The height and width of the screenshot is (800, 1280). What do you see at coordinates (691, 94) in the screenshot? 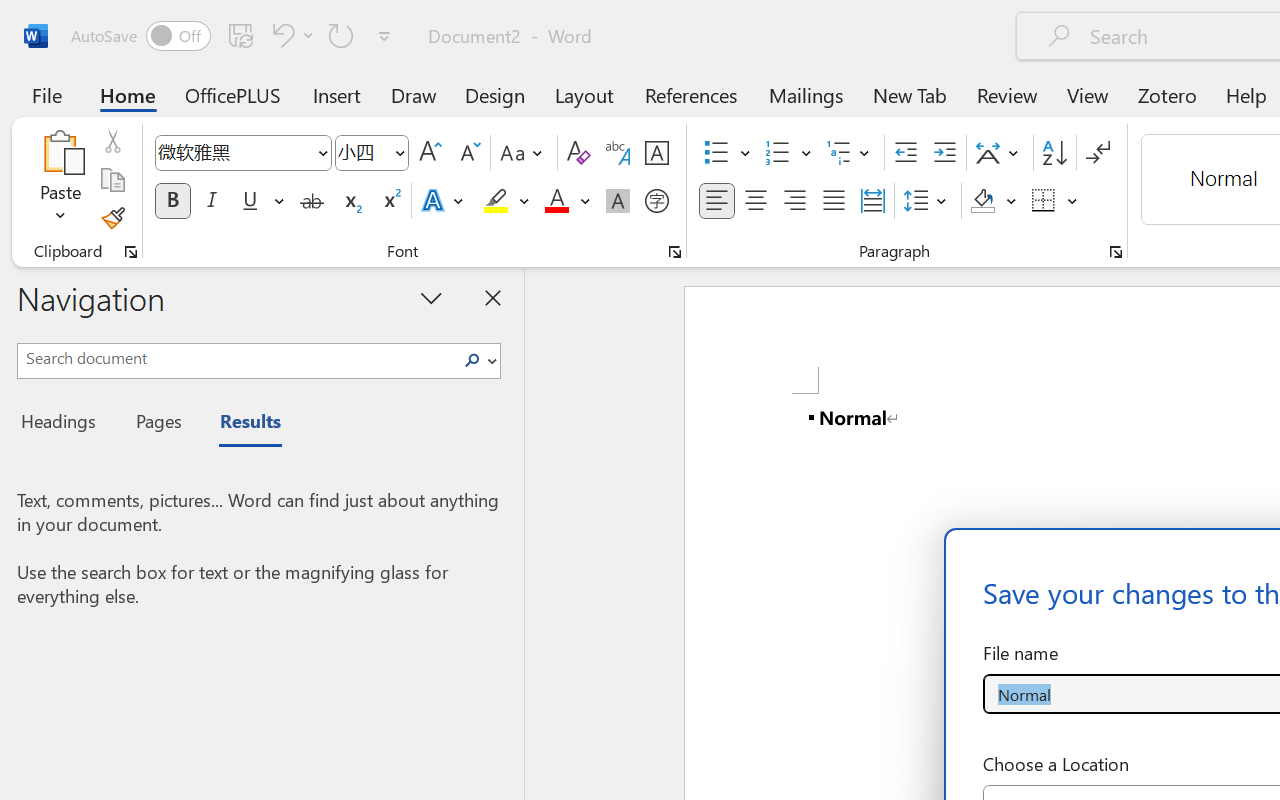
I see `'References'` at bounding box center [691, 94].